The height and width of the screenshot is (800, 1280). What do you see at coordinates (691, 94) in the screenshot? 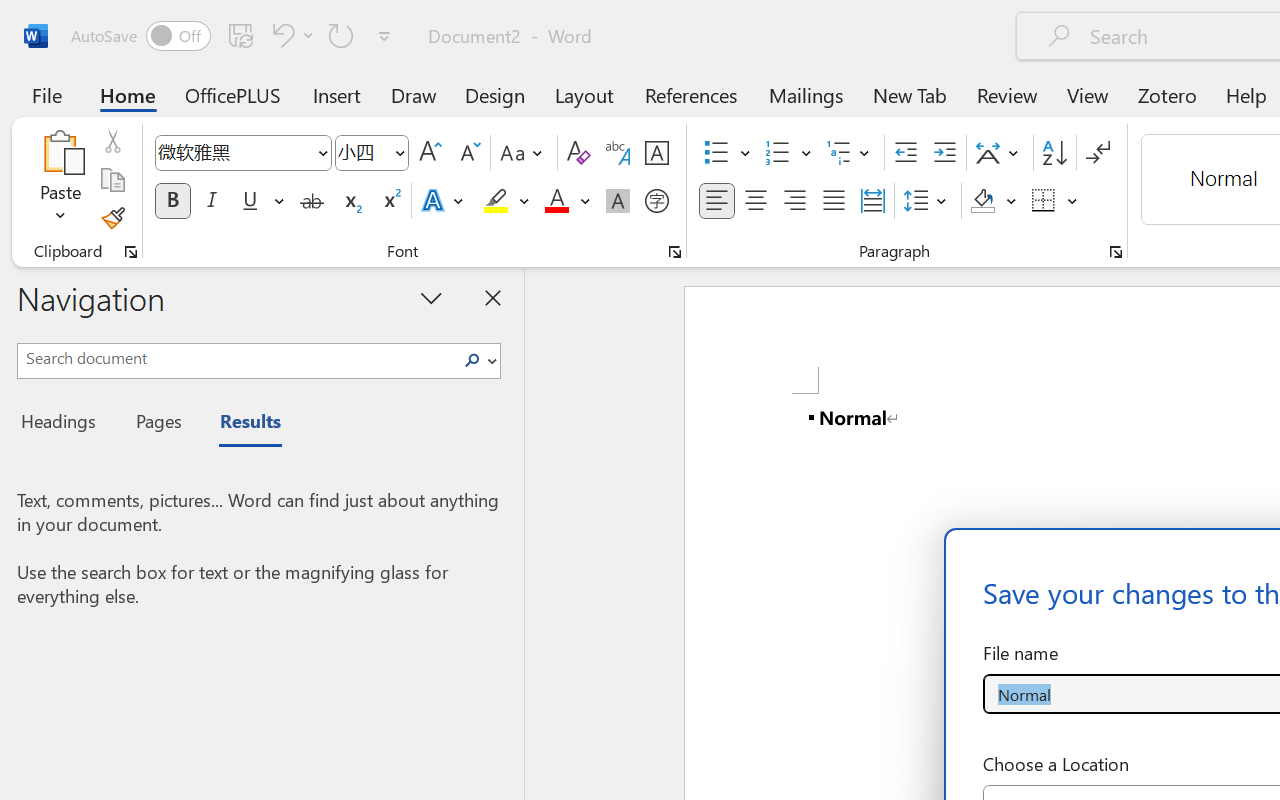
I see `'References'` at bounding box center [691, 94].